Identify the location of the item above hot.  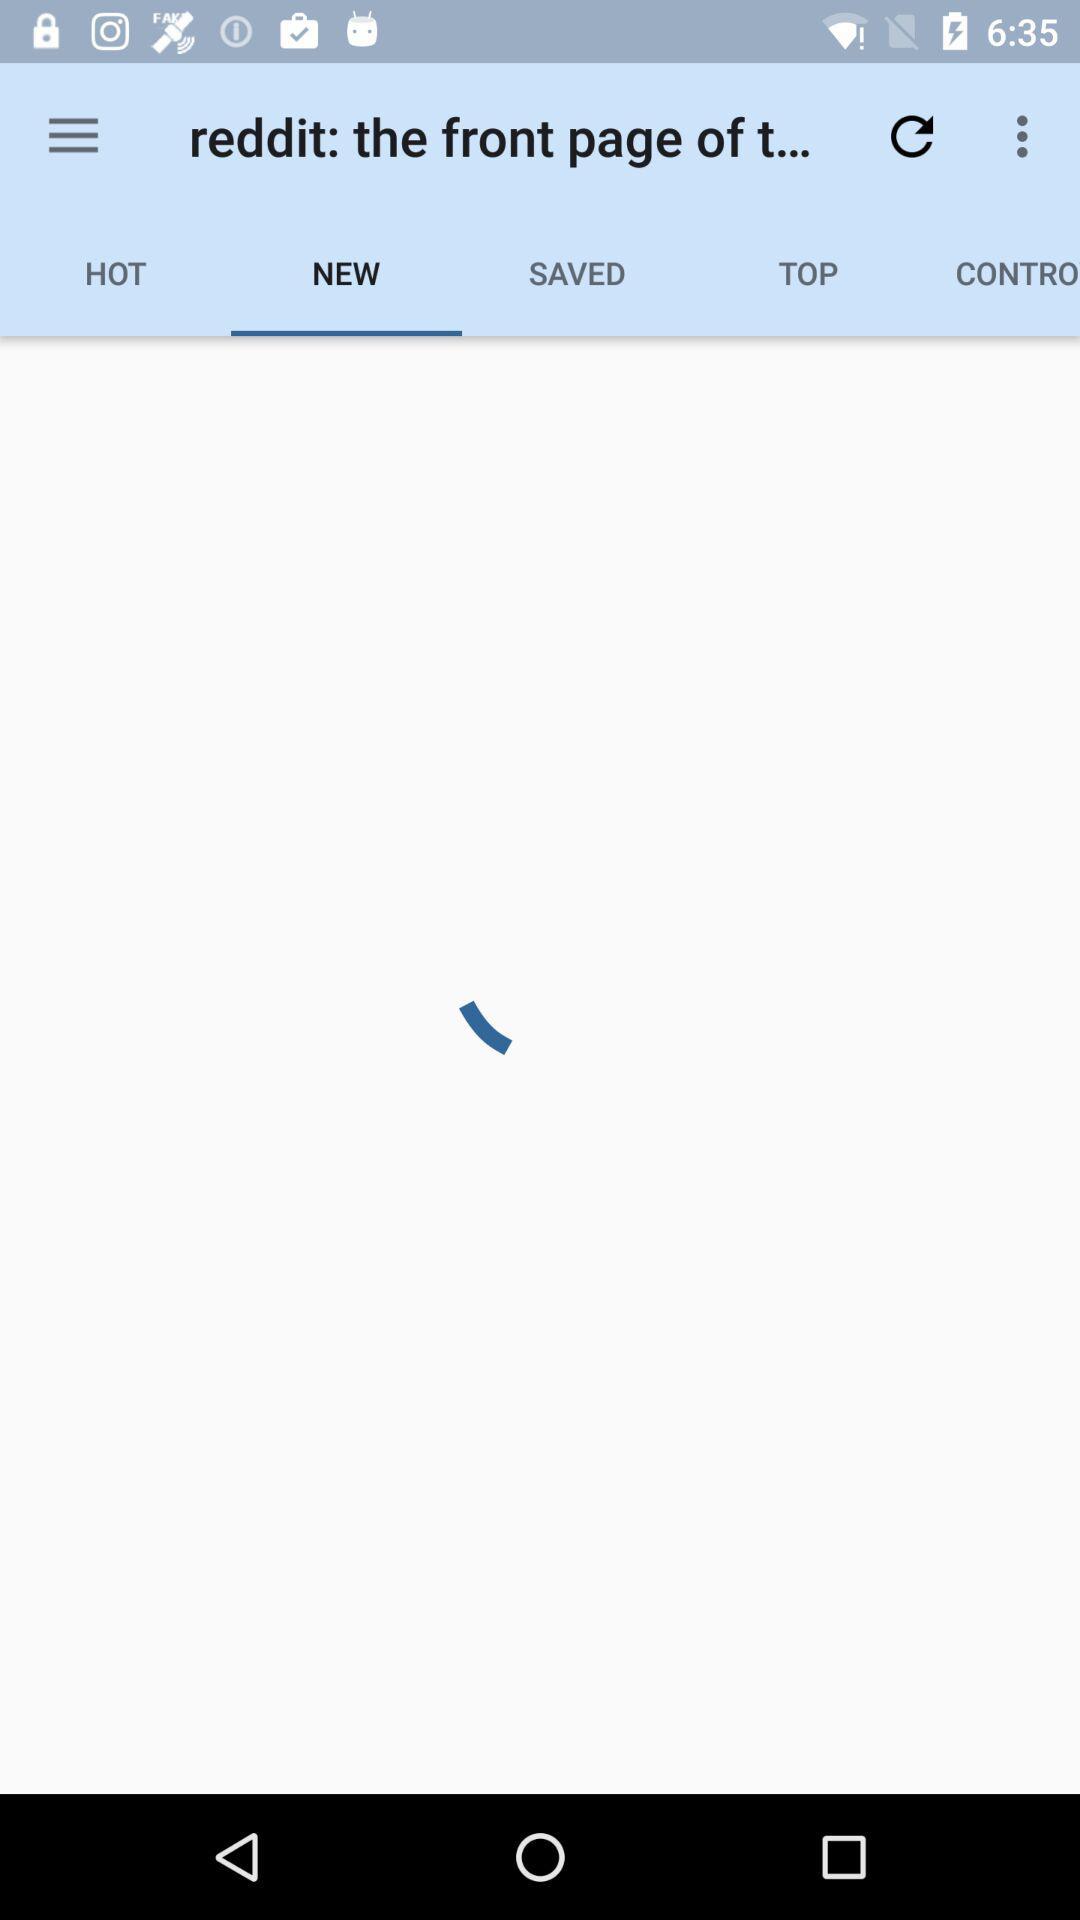
(72, 135).